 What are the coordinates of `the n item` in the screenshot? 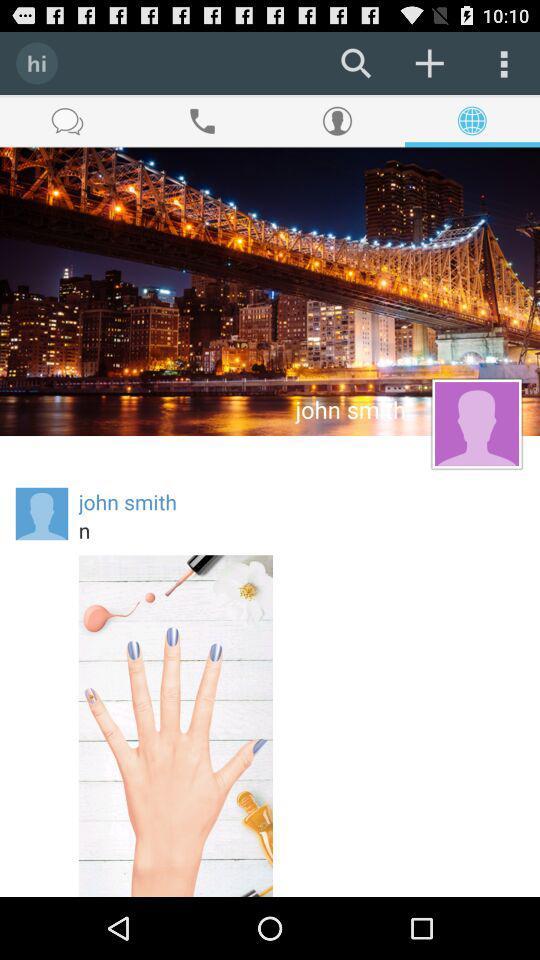 It's located at (300, 529).